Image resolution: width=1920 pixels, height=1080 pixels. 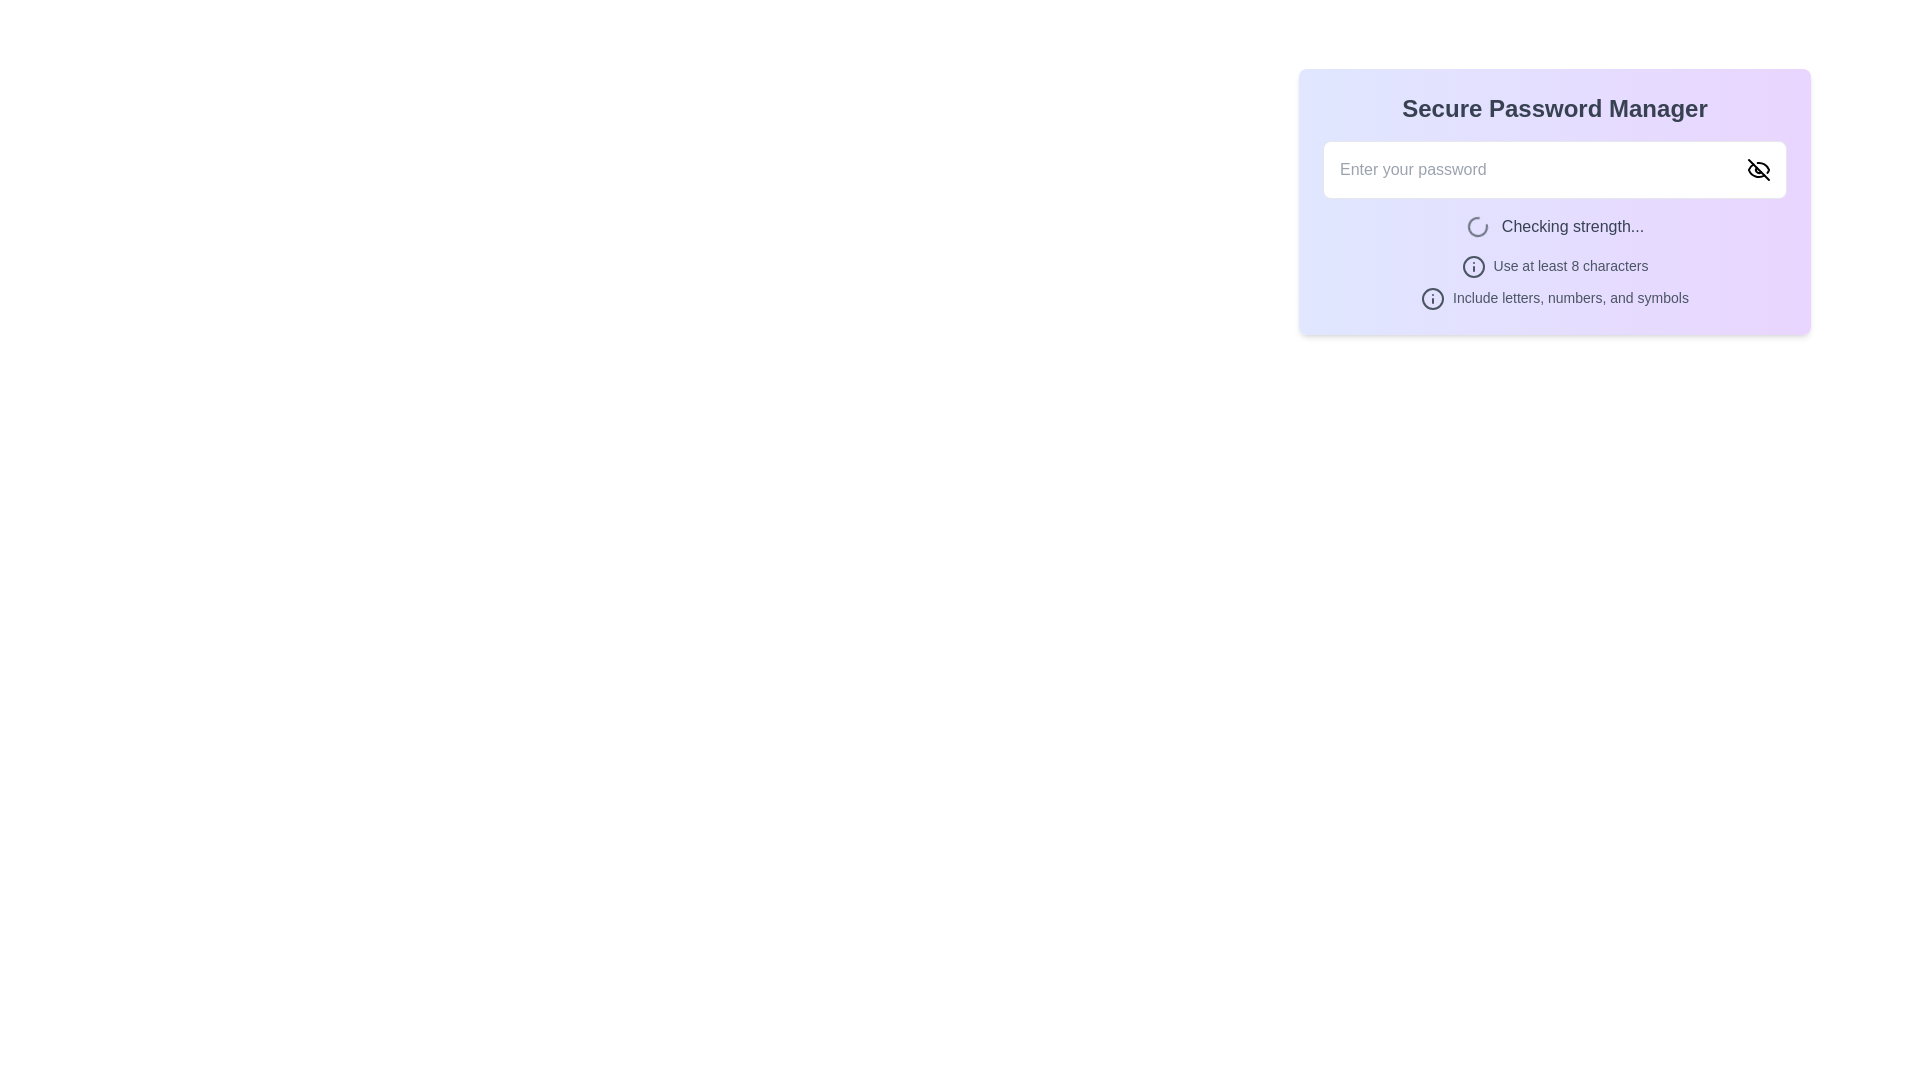 I want to click on the eye-slash icon component that visually indicates the password visibility toggle is set to hide the entered password, so click(x=1757, y=168).